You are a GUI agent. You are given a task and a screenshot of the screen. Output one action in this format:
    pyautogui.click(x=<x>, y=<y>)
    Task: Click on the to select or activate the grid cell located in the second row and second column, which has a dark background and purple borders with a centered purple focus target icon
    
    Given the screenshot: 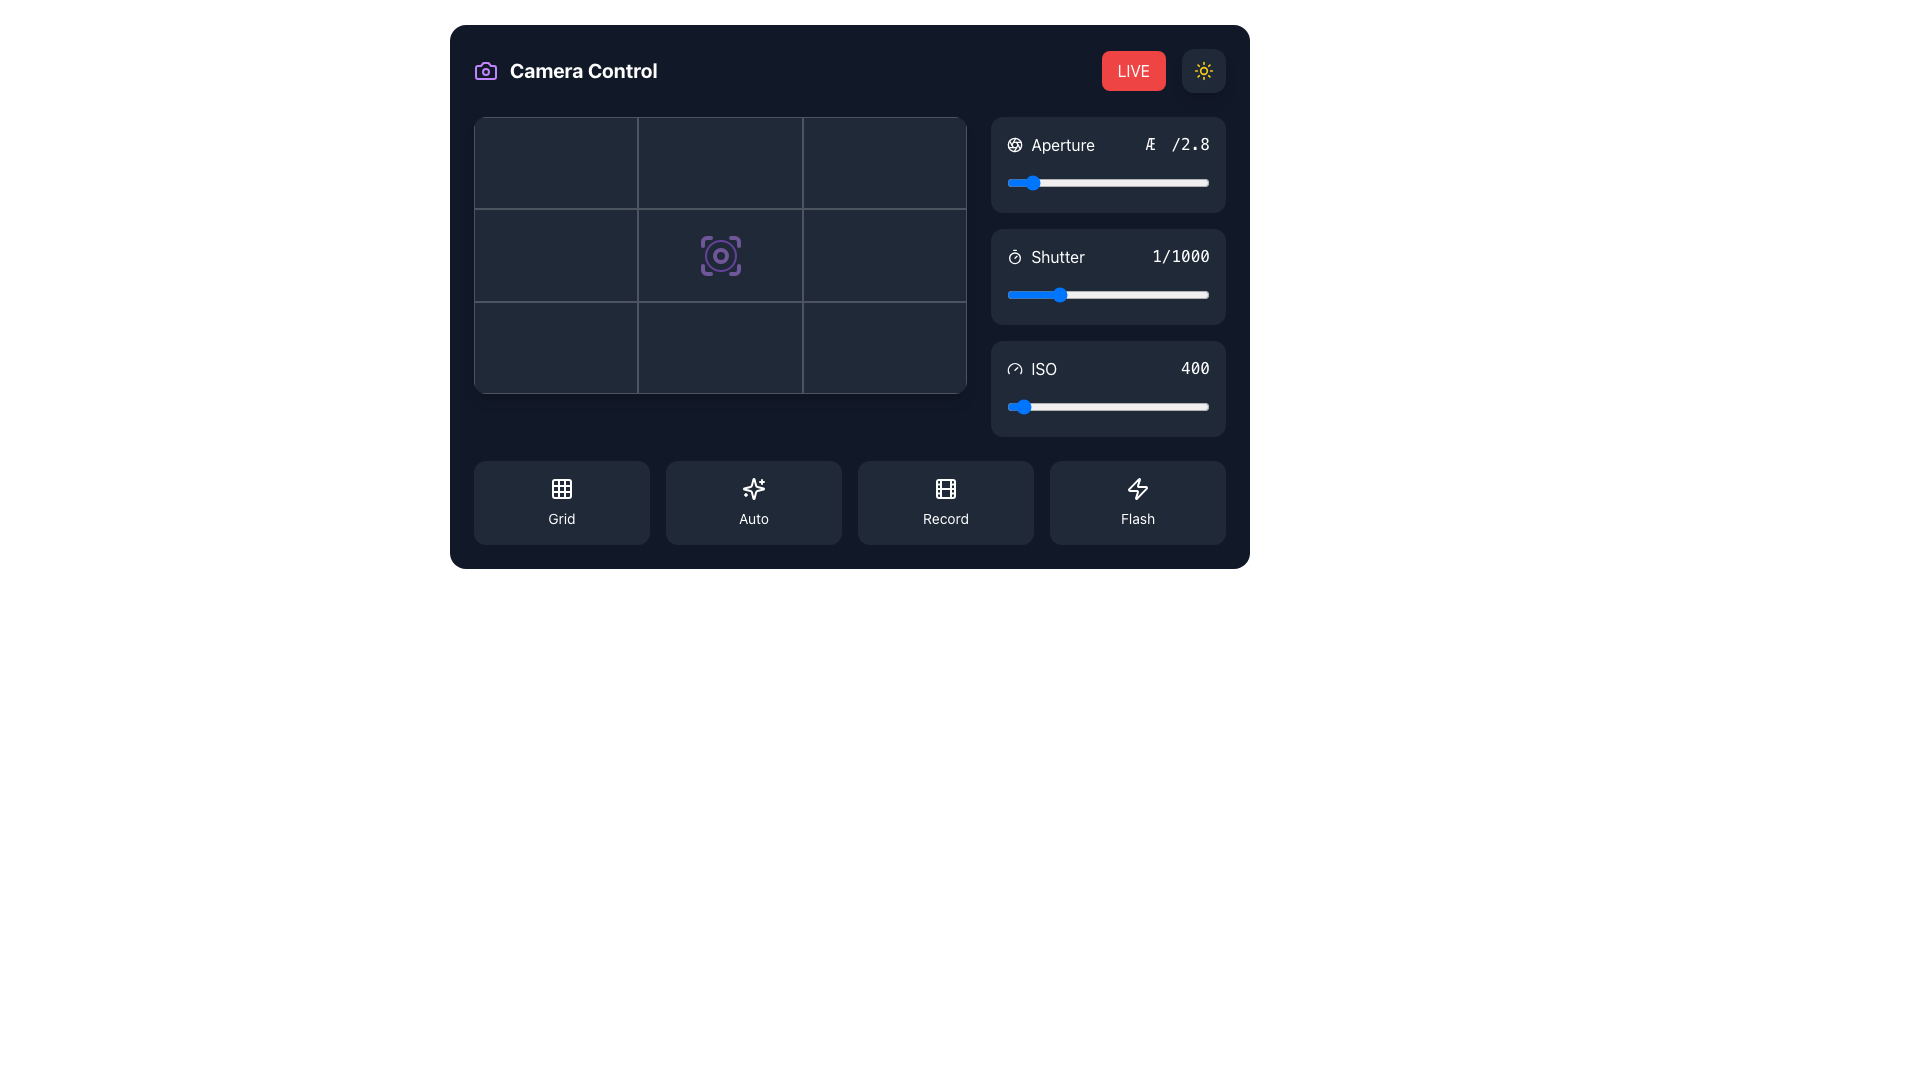 What is the action you would take?
    pyautogui.click(x=720, y=254)
    